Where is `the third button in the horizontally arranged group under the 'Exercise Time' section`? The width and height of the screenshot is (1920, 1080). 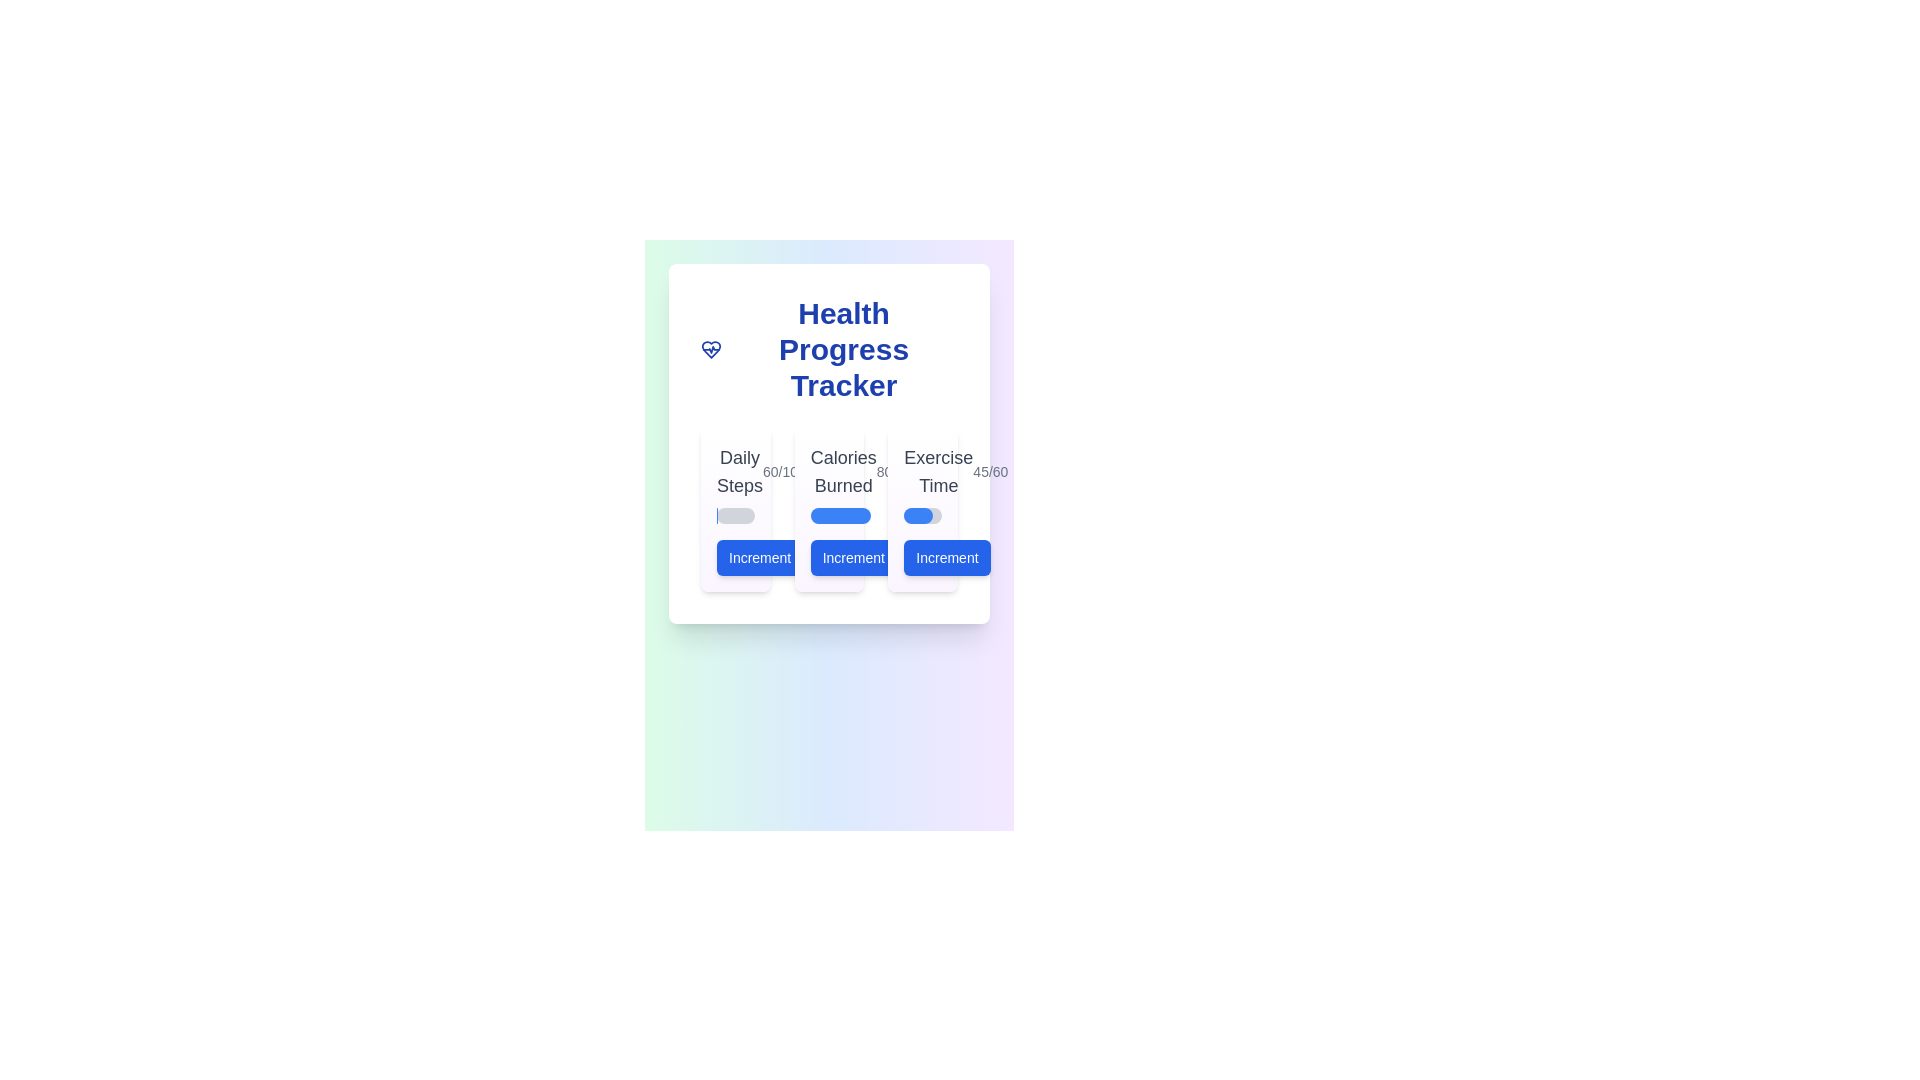 the third button in the horizontally arranged group under the 'Exercise Time' section is located at coordinates (921, 558).